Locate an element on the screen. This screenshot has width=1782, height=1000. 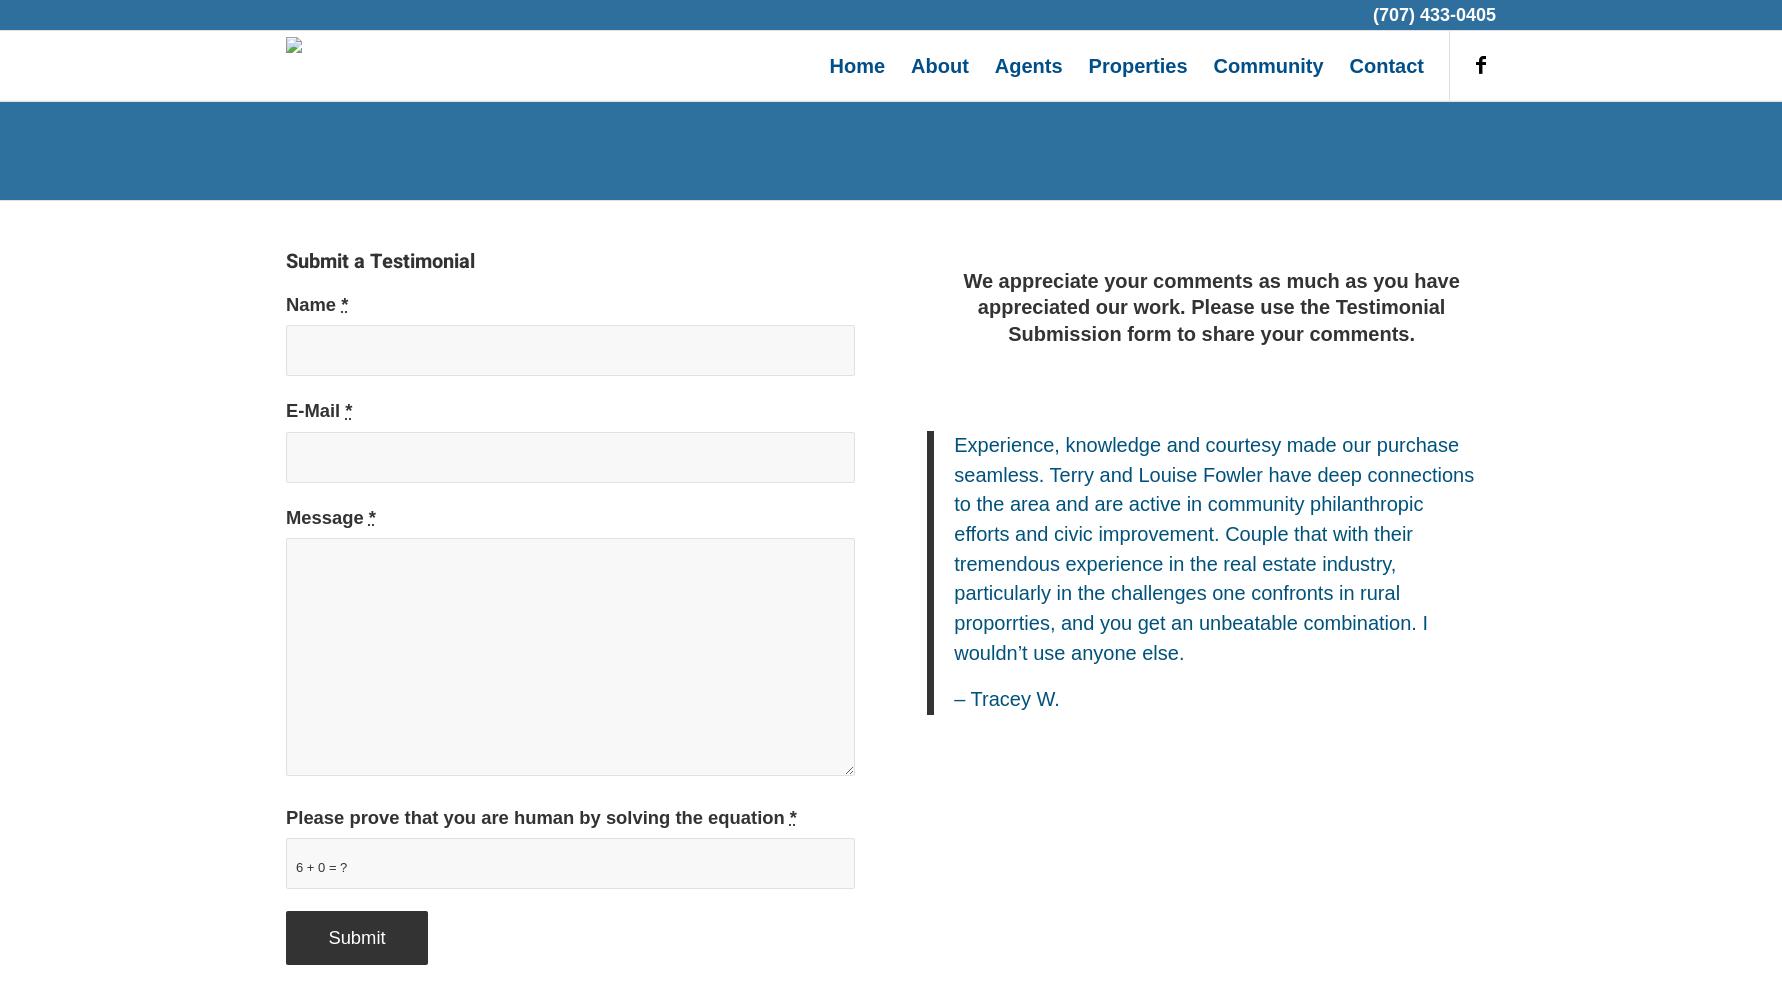
'(707) 433-0405' is located at coordinates (1433, 15).